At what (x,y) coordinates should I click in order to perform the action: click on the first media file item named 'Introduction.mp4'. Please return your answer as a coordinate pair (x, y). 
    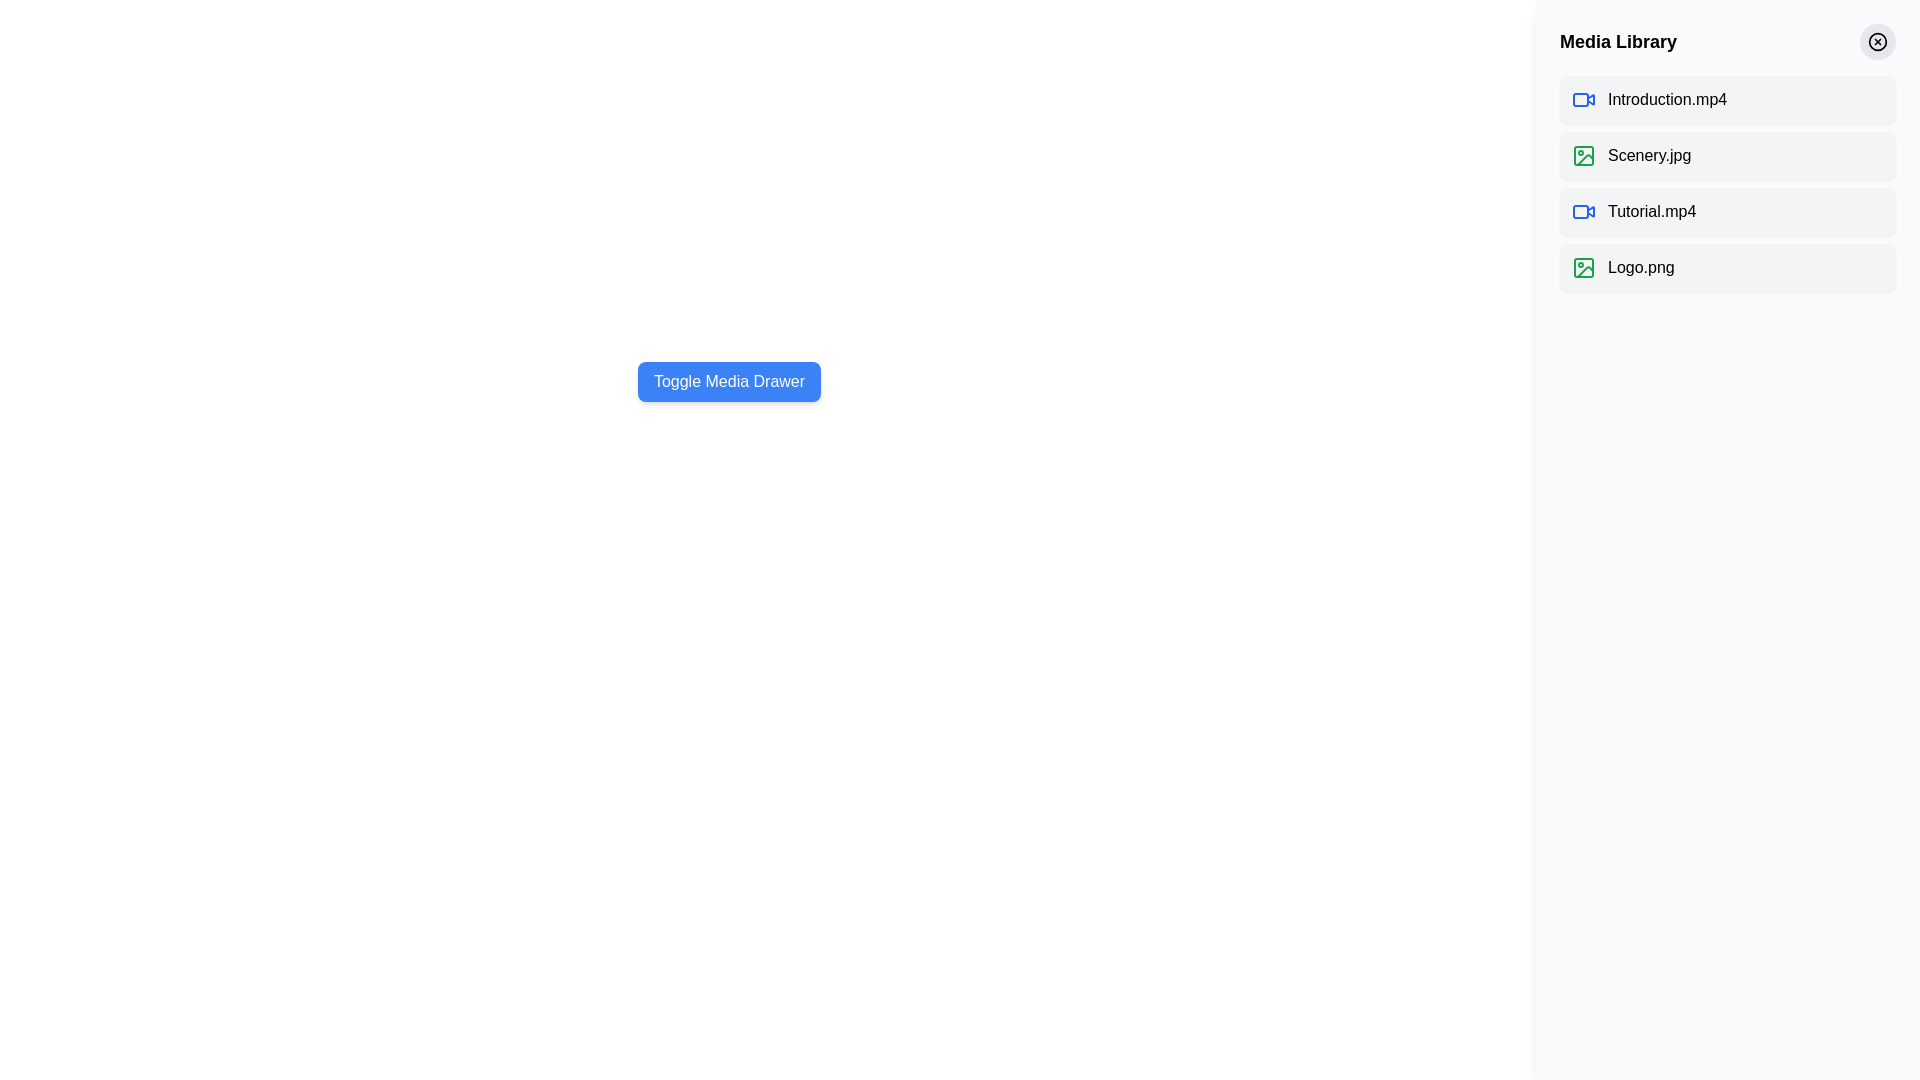
    Looking at the image, I should click on (1727, 100).